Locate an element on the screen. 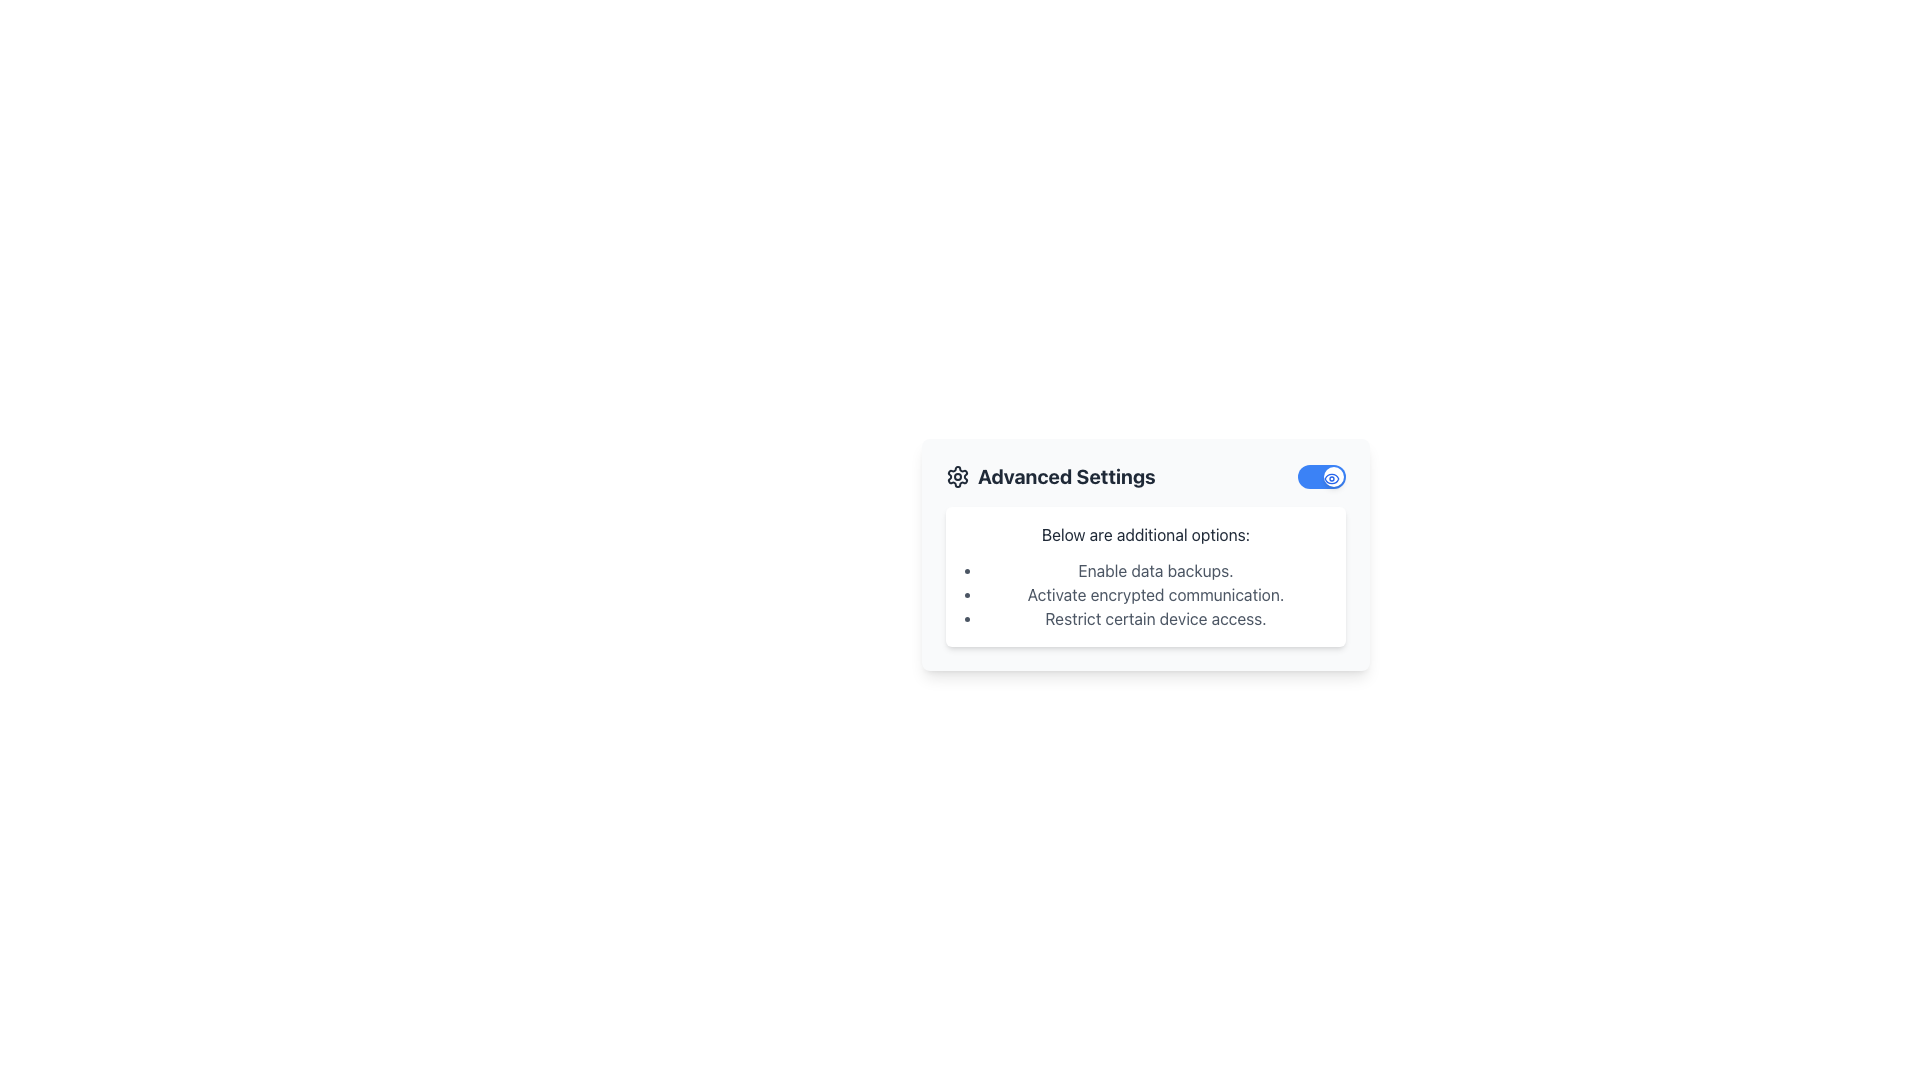 This screenshot has height=1080, width=1920. the eye-shaped blue icon located at the top-right side of the 'Advanced Settings' toggle switch component is located at coordinates (1331, 478).